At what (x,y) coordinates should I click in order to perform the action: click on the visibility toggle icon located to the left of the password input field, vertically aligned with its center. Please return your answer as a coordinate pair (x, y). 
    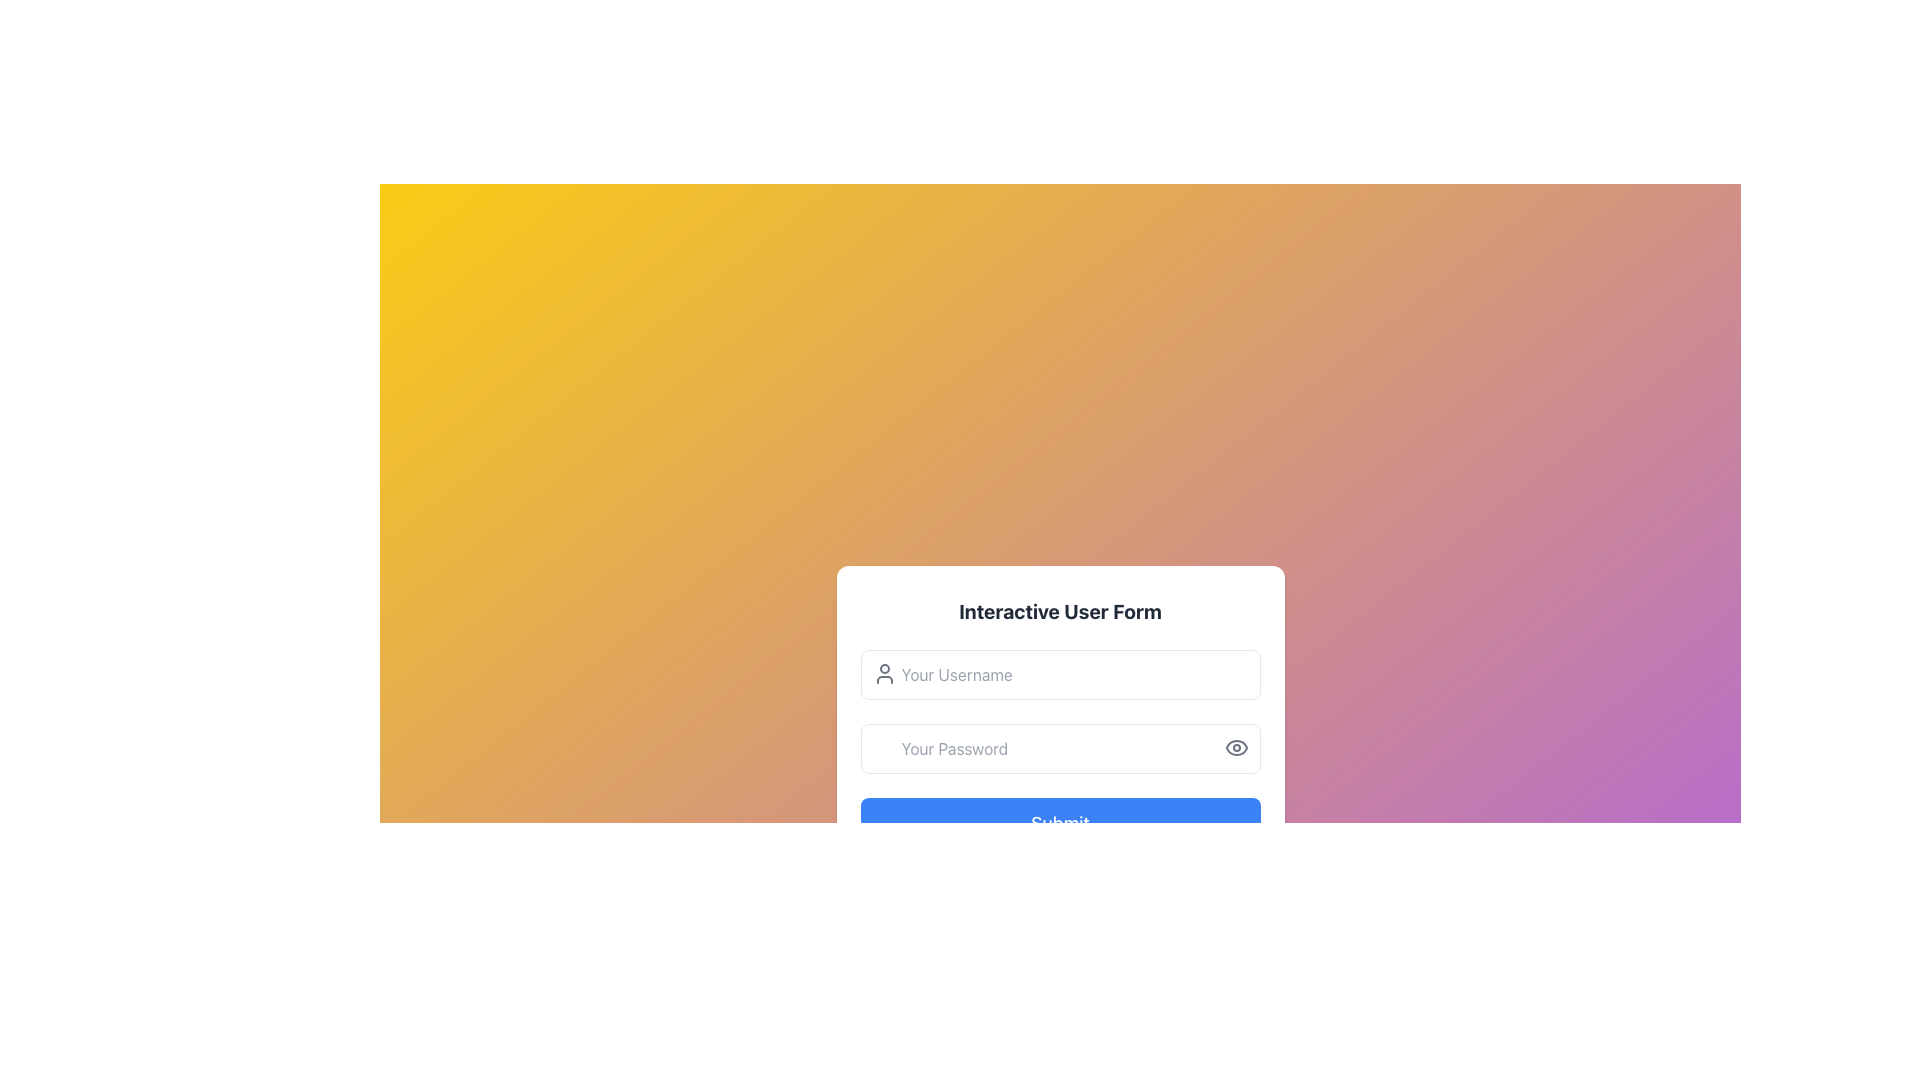
    Looking at the image, I should click on (1235, 748).